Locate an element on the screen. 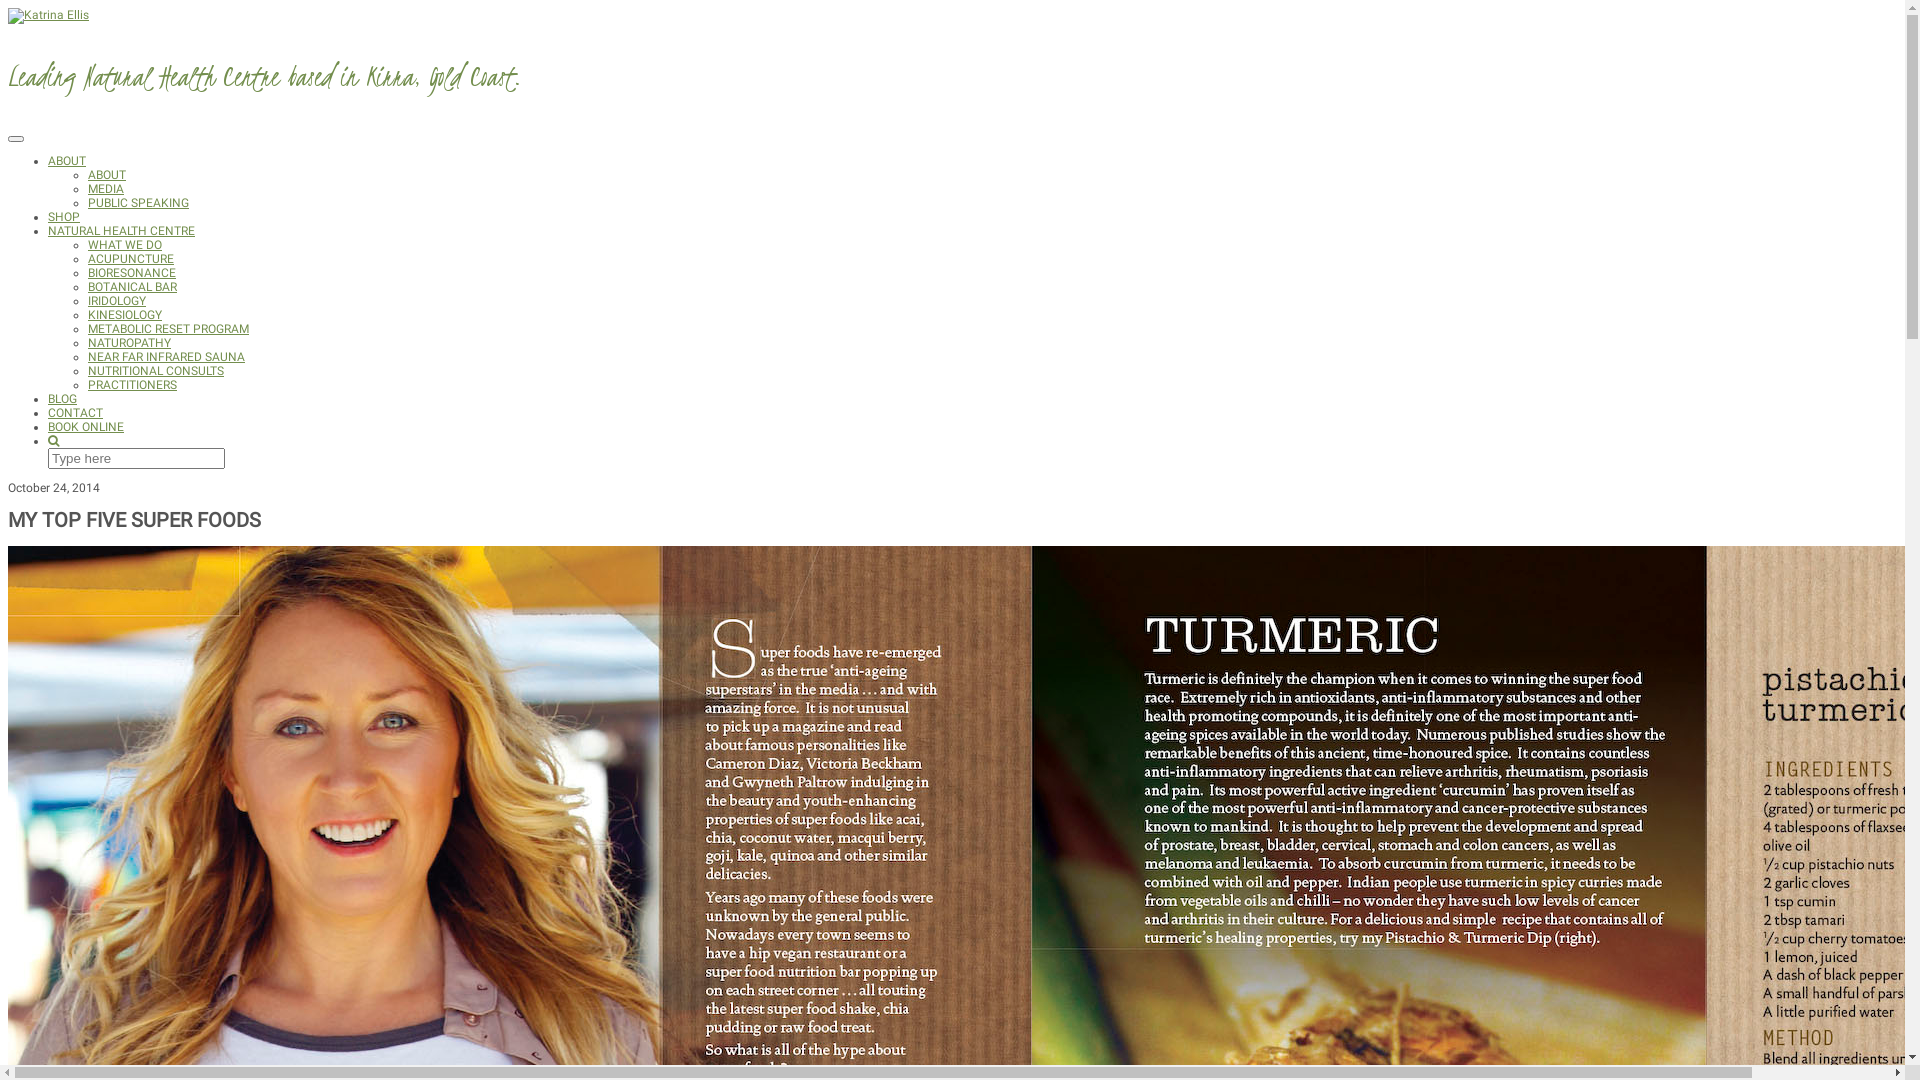  'BLOG' is located at coordinates (62, 398).